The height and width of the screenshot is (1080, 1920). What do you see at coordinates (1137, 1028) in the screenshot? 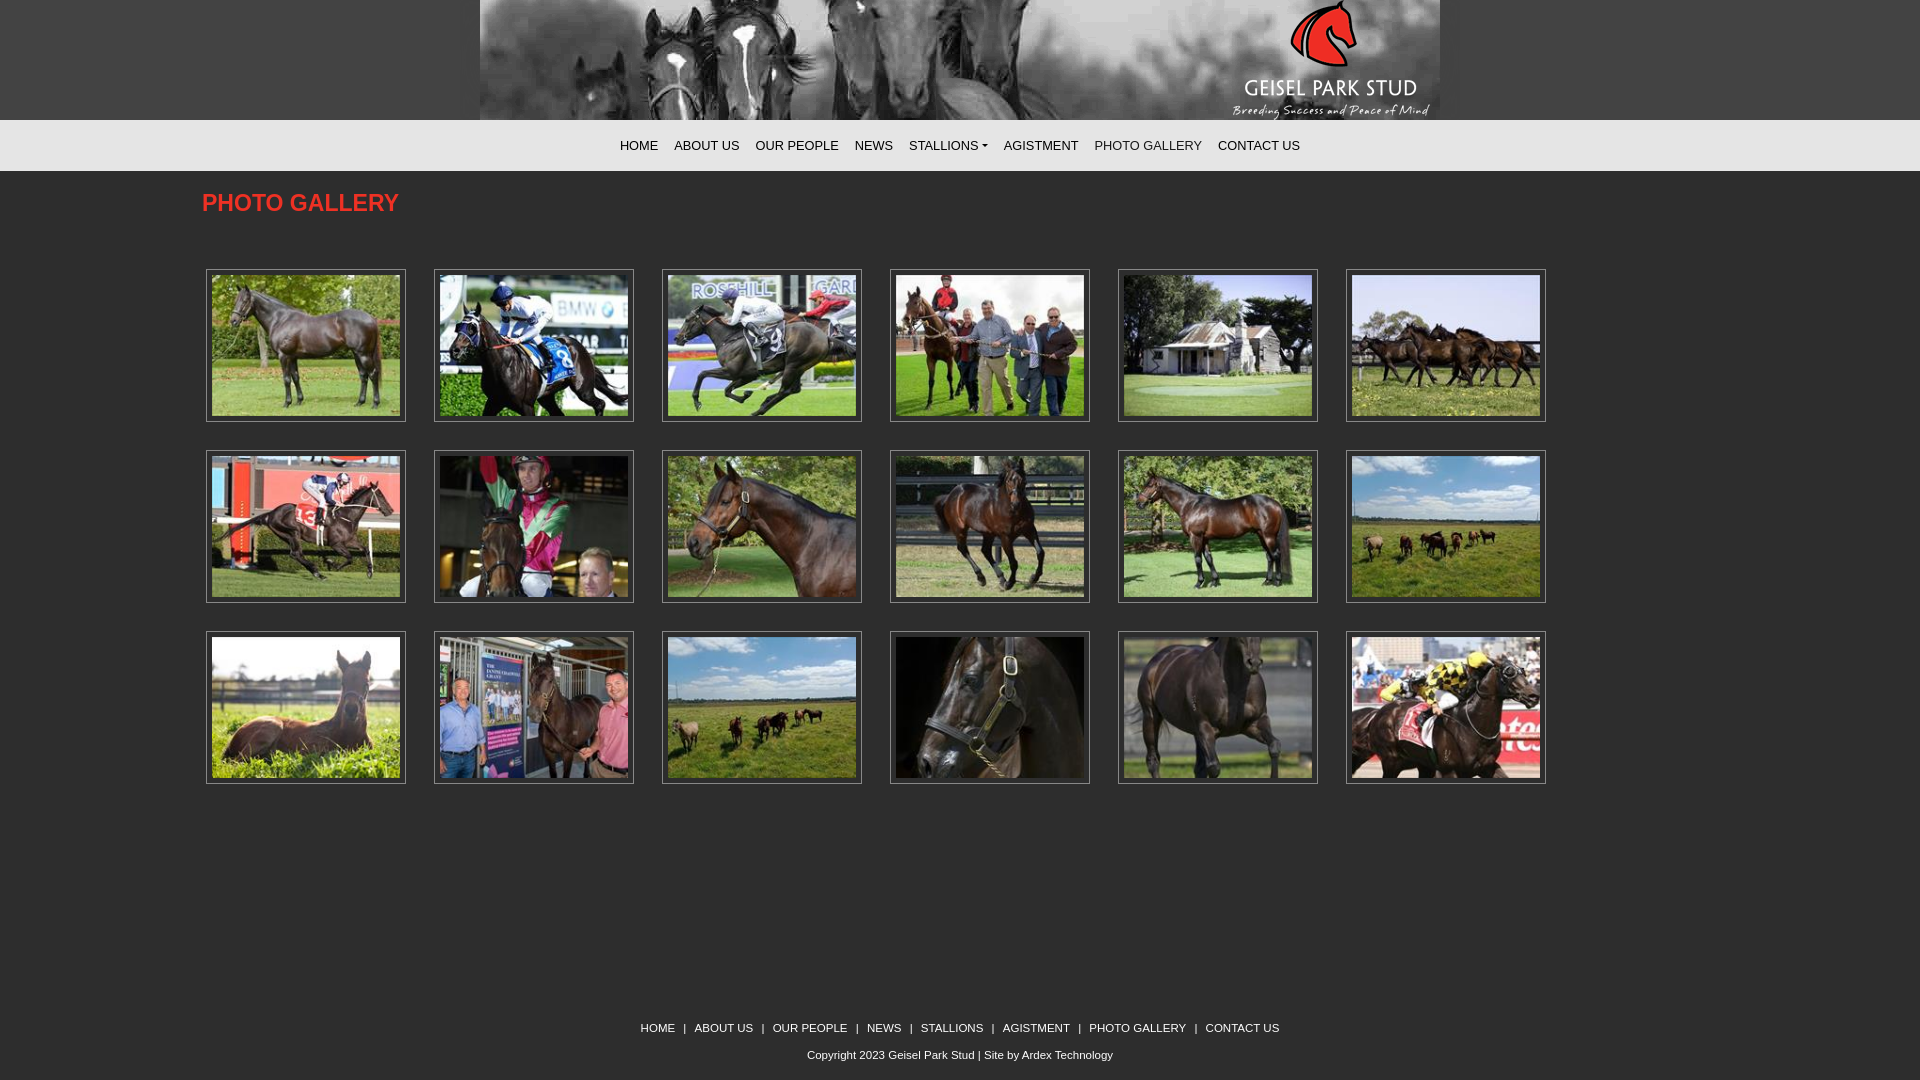
I see `'PHOTO GALLERY'` at bounding box center [1137, 1028].